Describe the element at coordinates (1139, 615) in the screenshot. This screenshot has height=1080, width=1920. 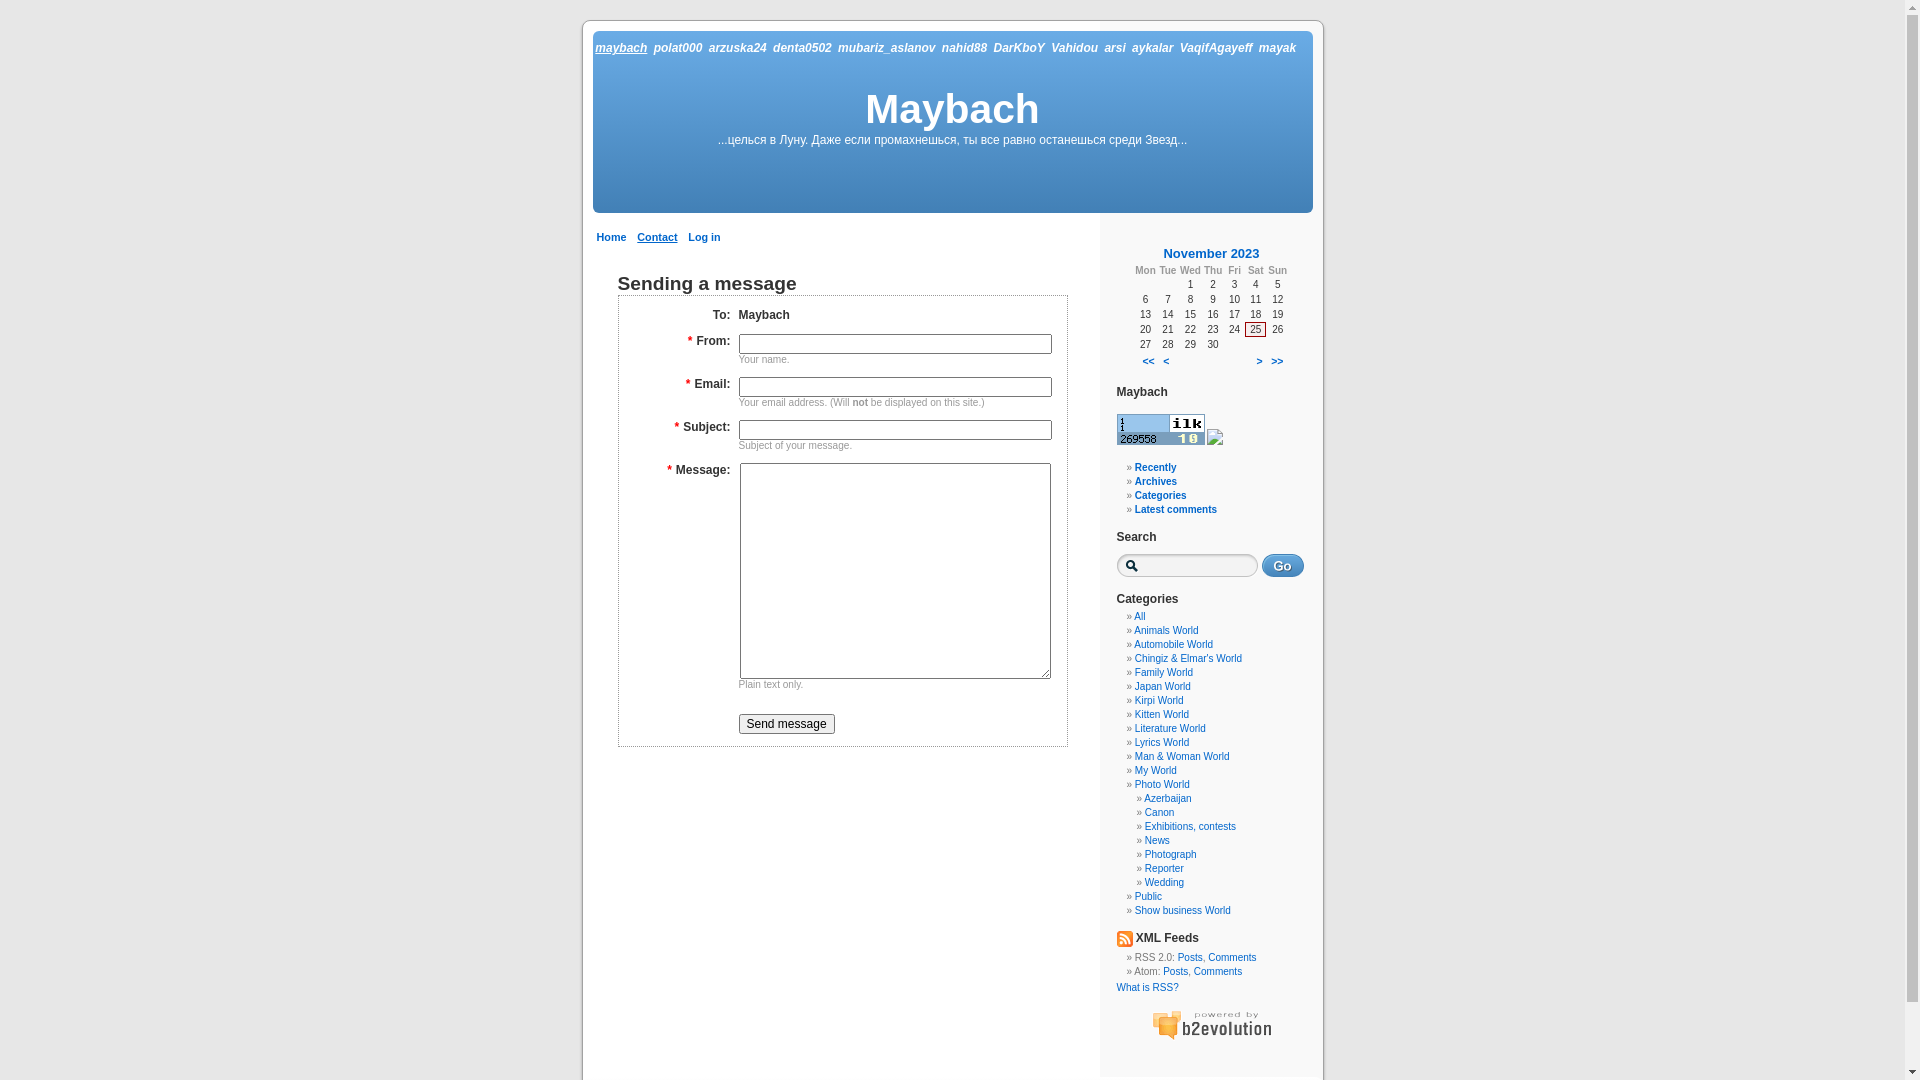
I see `'All'` at that location.